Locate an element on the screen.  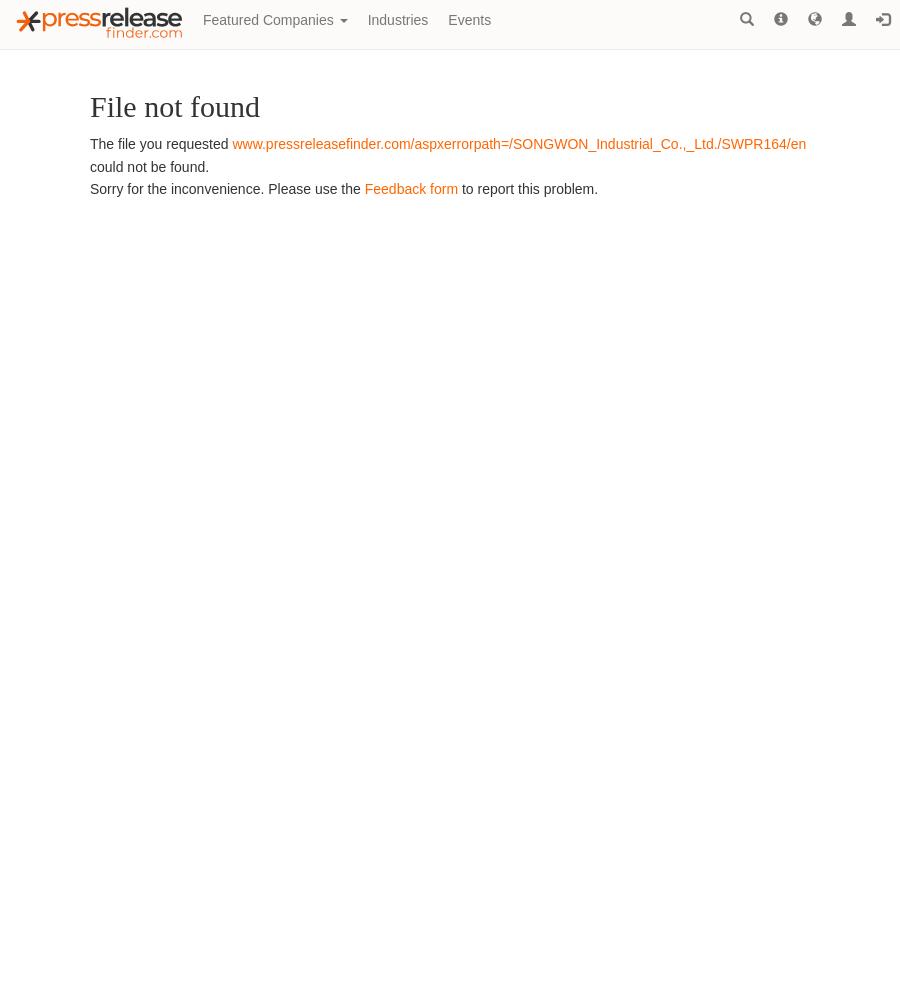
'www.pressreleasefinder.com/aspxerrorpath=/SONGWON_Industrial_Co.,_Ltd./SWPR164/en' is located at coordinates (518, 144).